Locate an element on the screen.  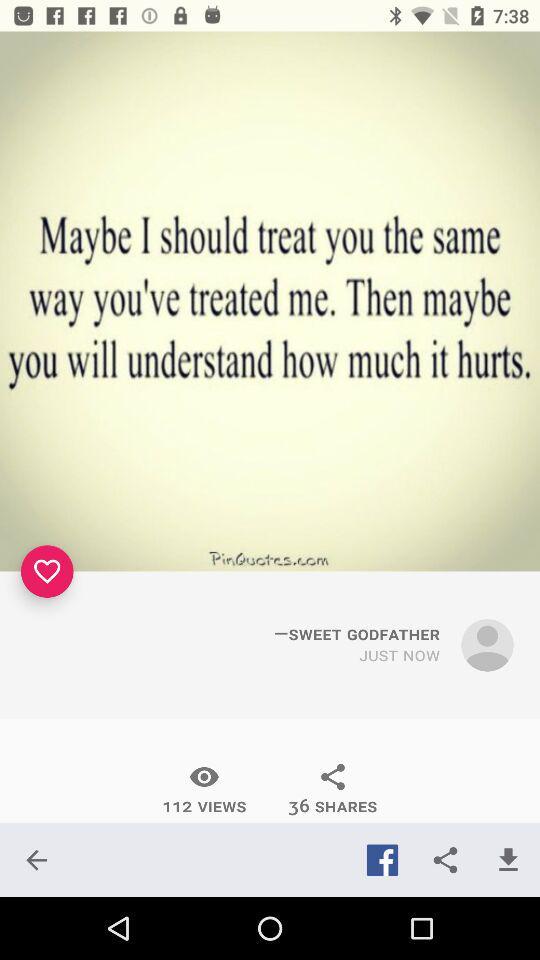
the item to the left of 36 shares item is located at coordinates (203, 789).